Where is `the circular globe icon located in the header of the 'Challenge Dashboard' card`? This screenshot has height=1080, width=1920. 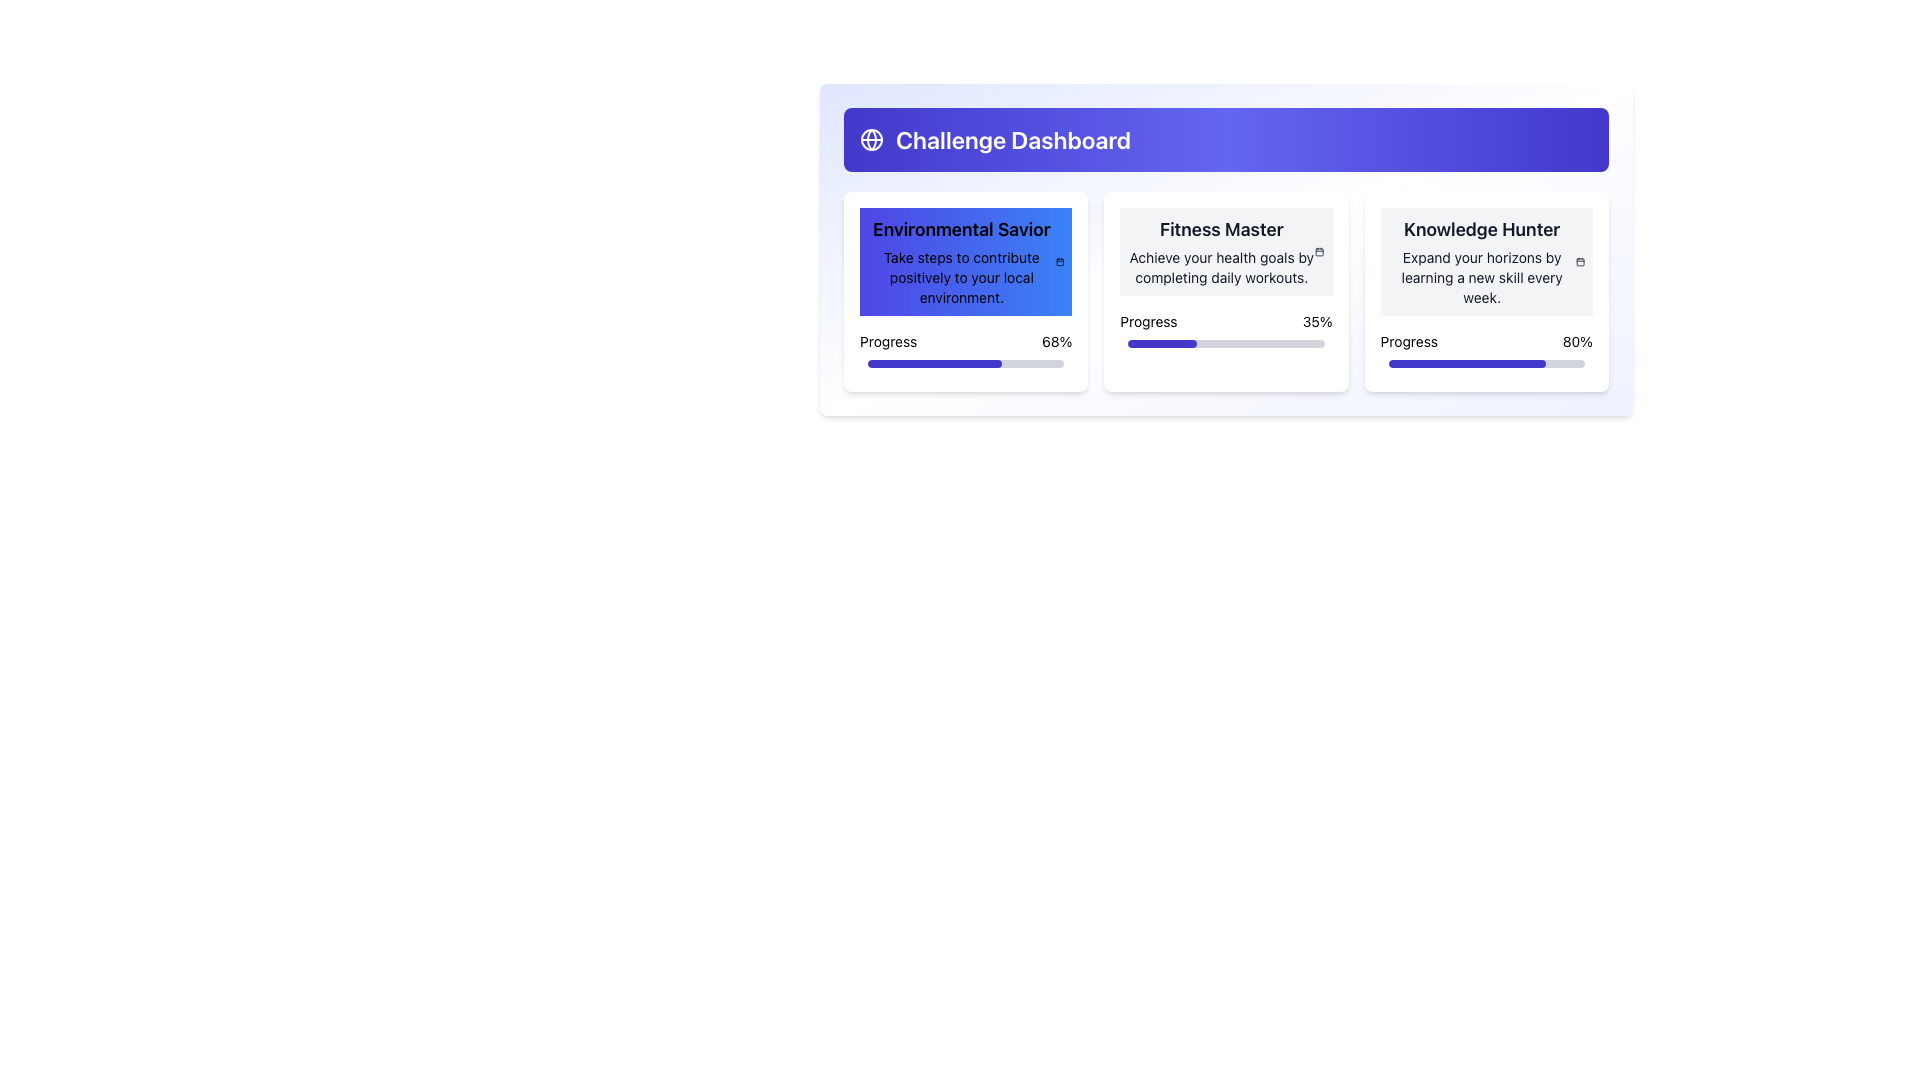 the circular globe icon located in the header of the 'Challenge Dashboard' card is located at coordinates (872, 138).